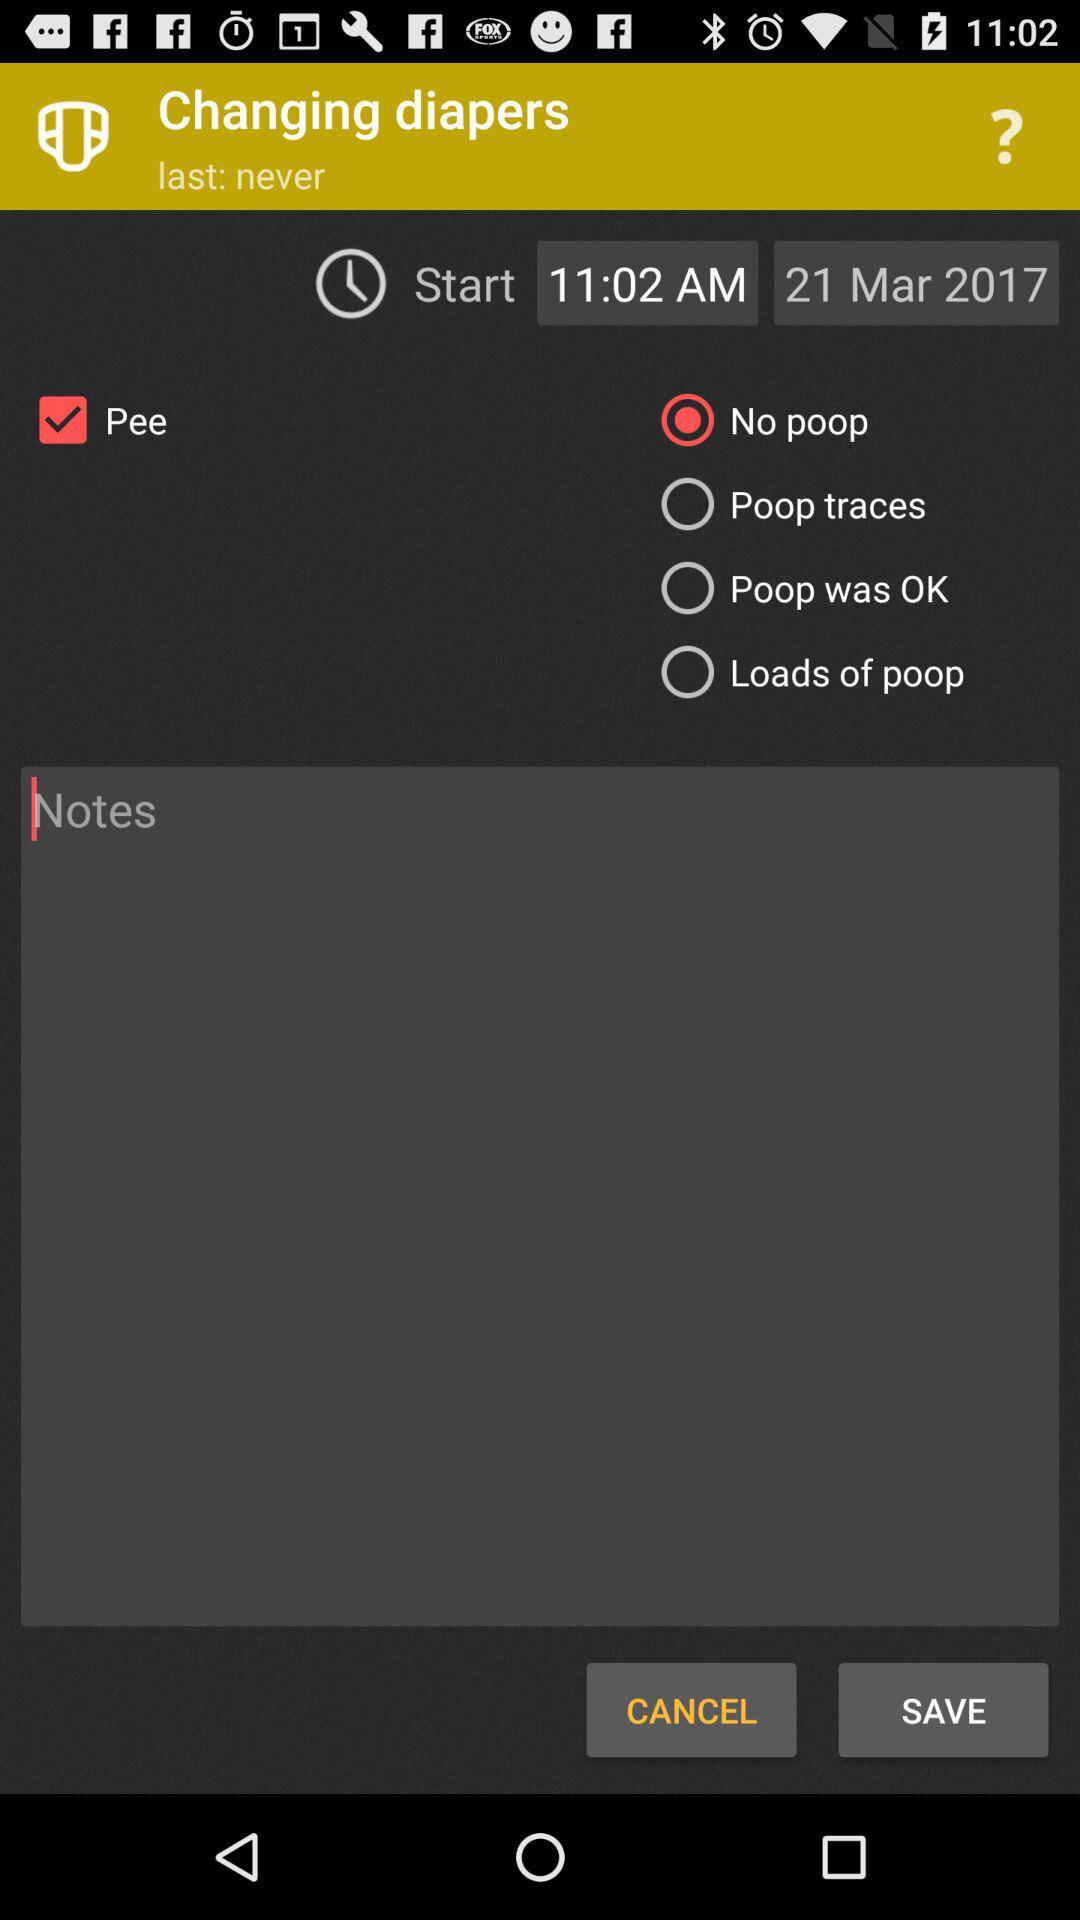 The width and height of the screenshot is (1080, 1920). Describe the element at coordinates (804, 672) in the screenshot. I see `loads of poop item` at that location.